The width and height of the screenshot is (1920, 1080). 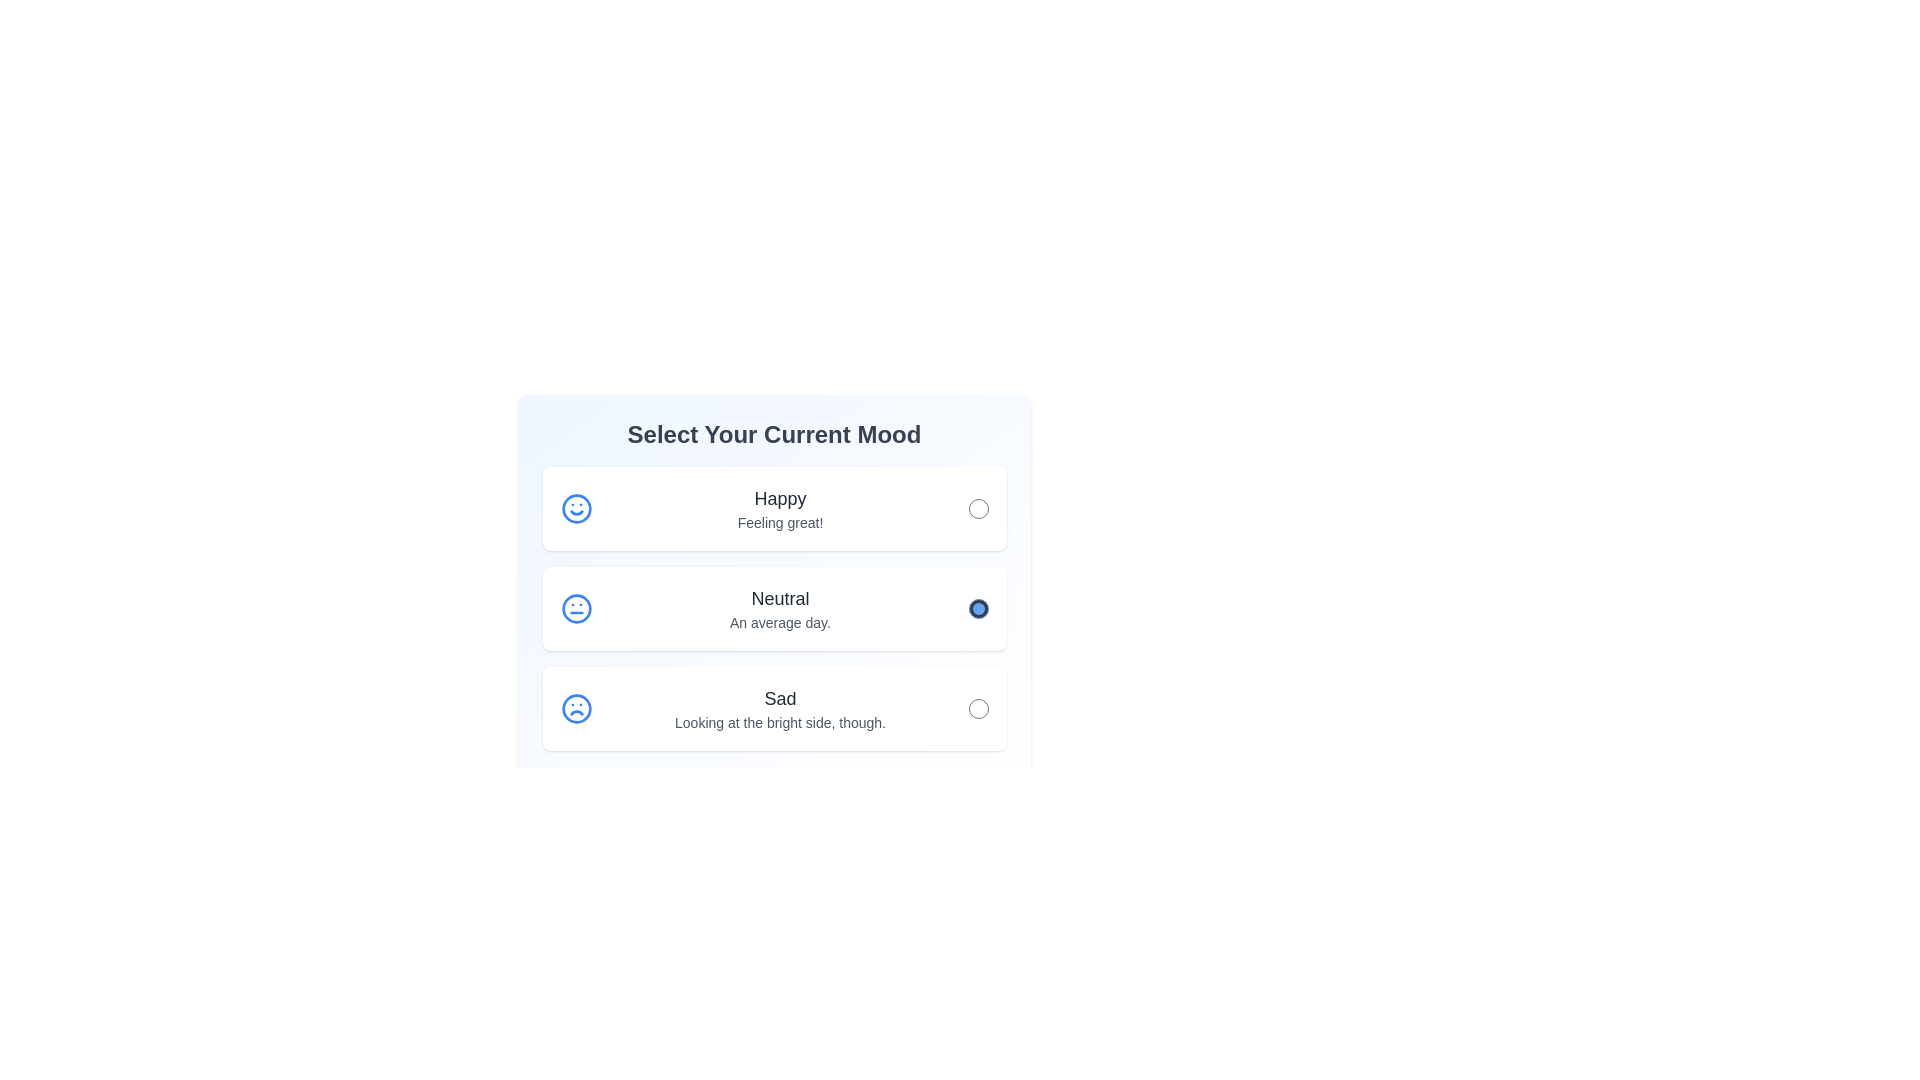 What do you see at coordinates (575, 608) in the screenshot?
I see `the circular element representing the 'Neutral' mood option in the second mood selection card` at bounding box center [575, 608].